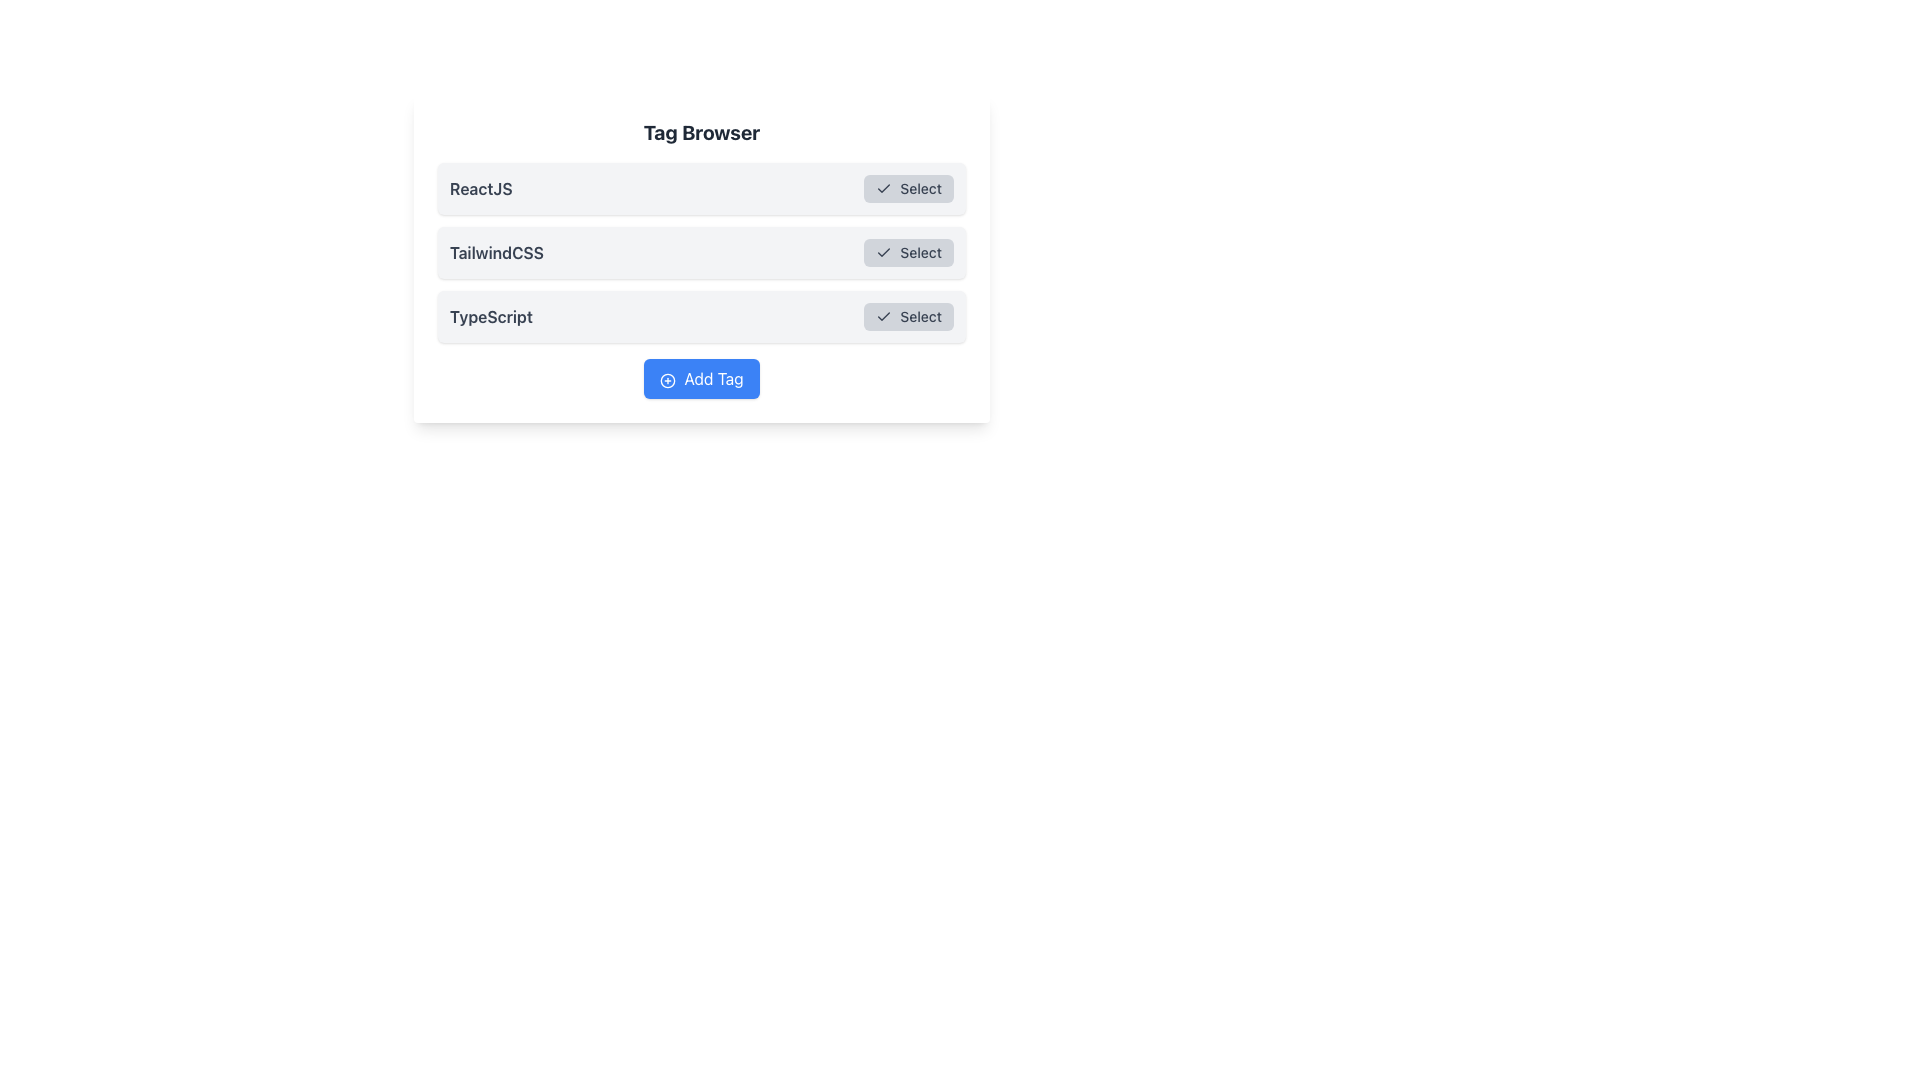  I want to click on the rectangular button with rounded corners labeled 'Select', so click(908, 252).